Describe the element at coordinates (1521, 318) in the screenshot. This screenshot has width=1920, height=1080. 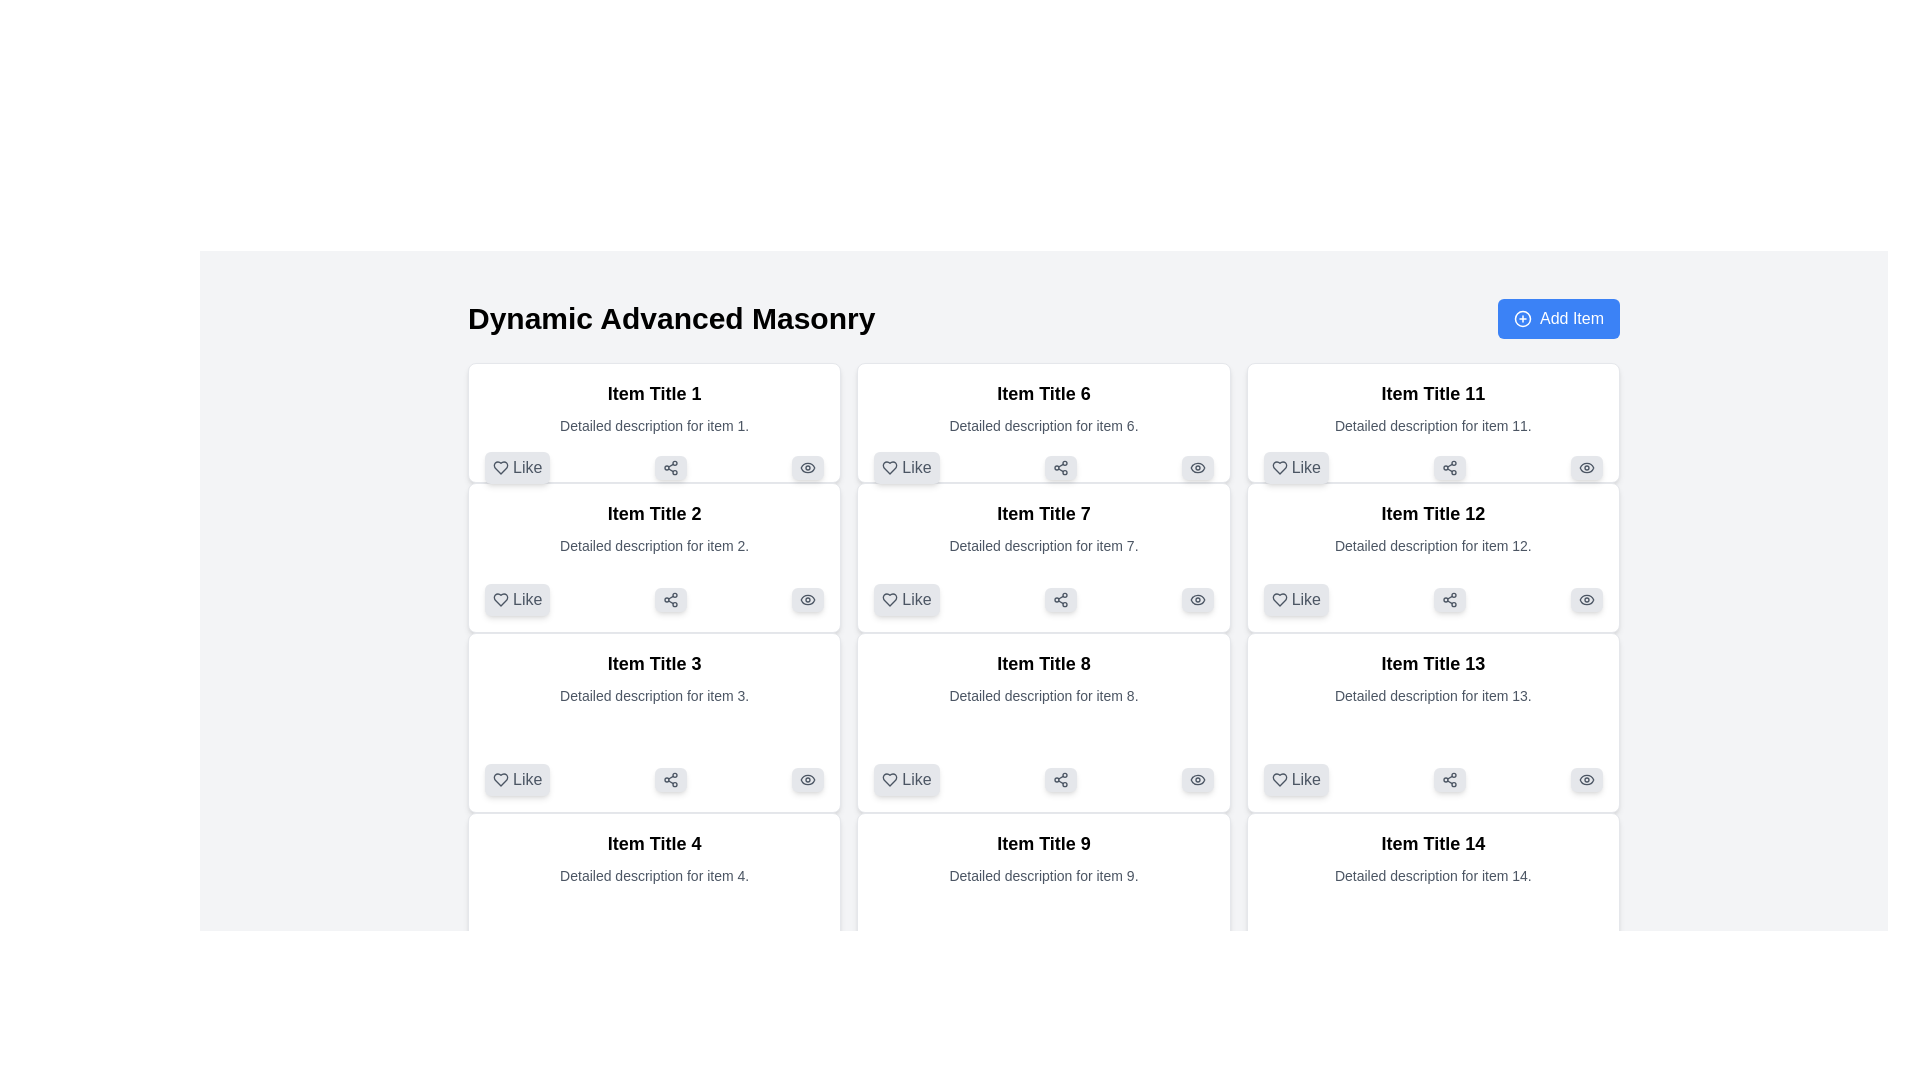
I see `the 'Add Item' icon located to the left of the text label 'Add Item' in the top-right corner of the interface` at that location.